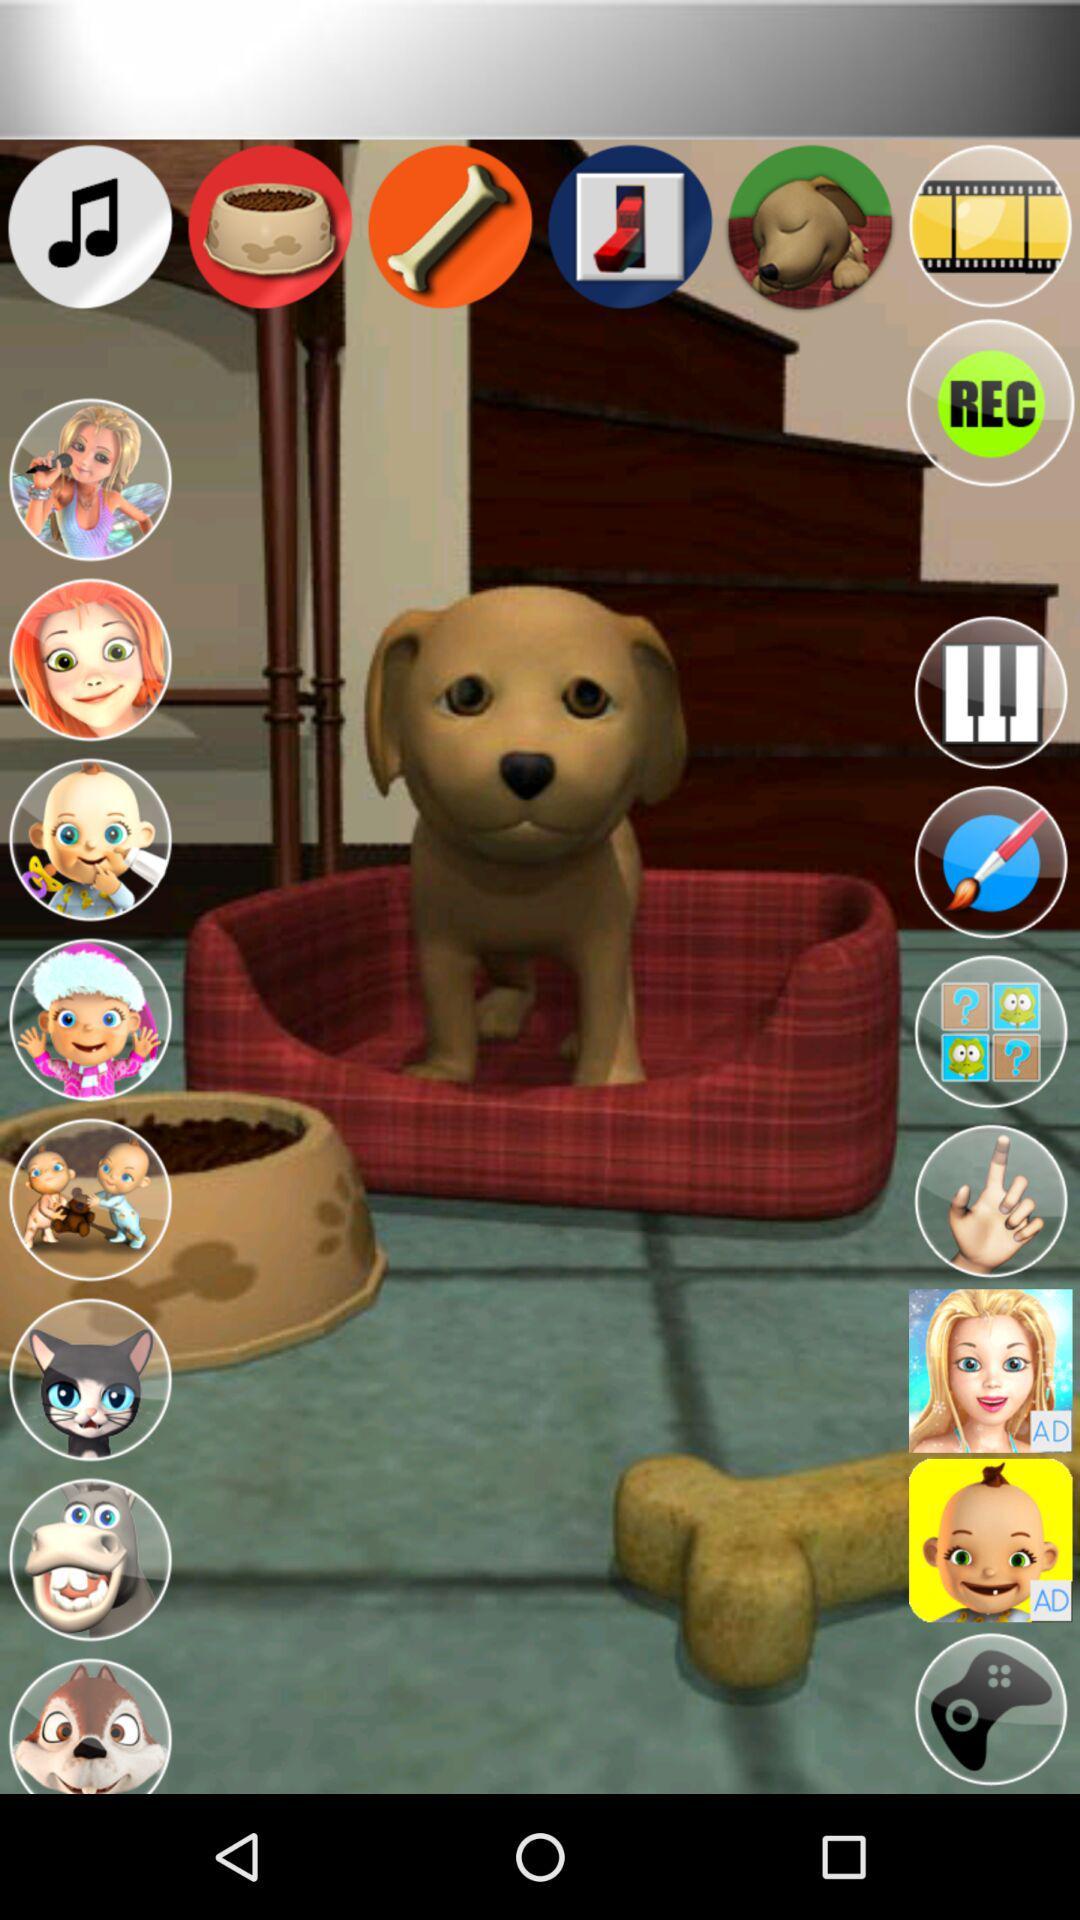  Describe the element at coordinates (990, 1103) in the screenshot. I see `the avatar icon` at that location.